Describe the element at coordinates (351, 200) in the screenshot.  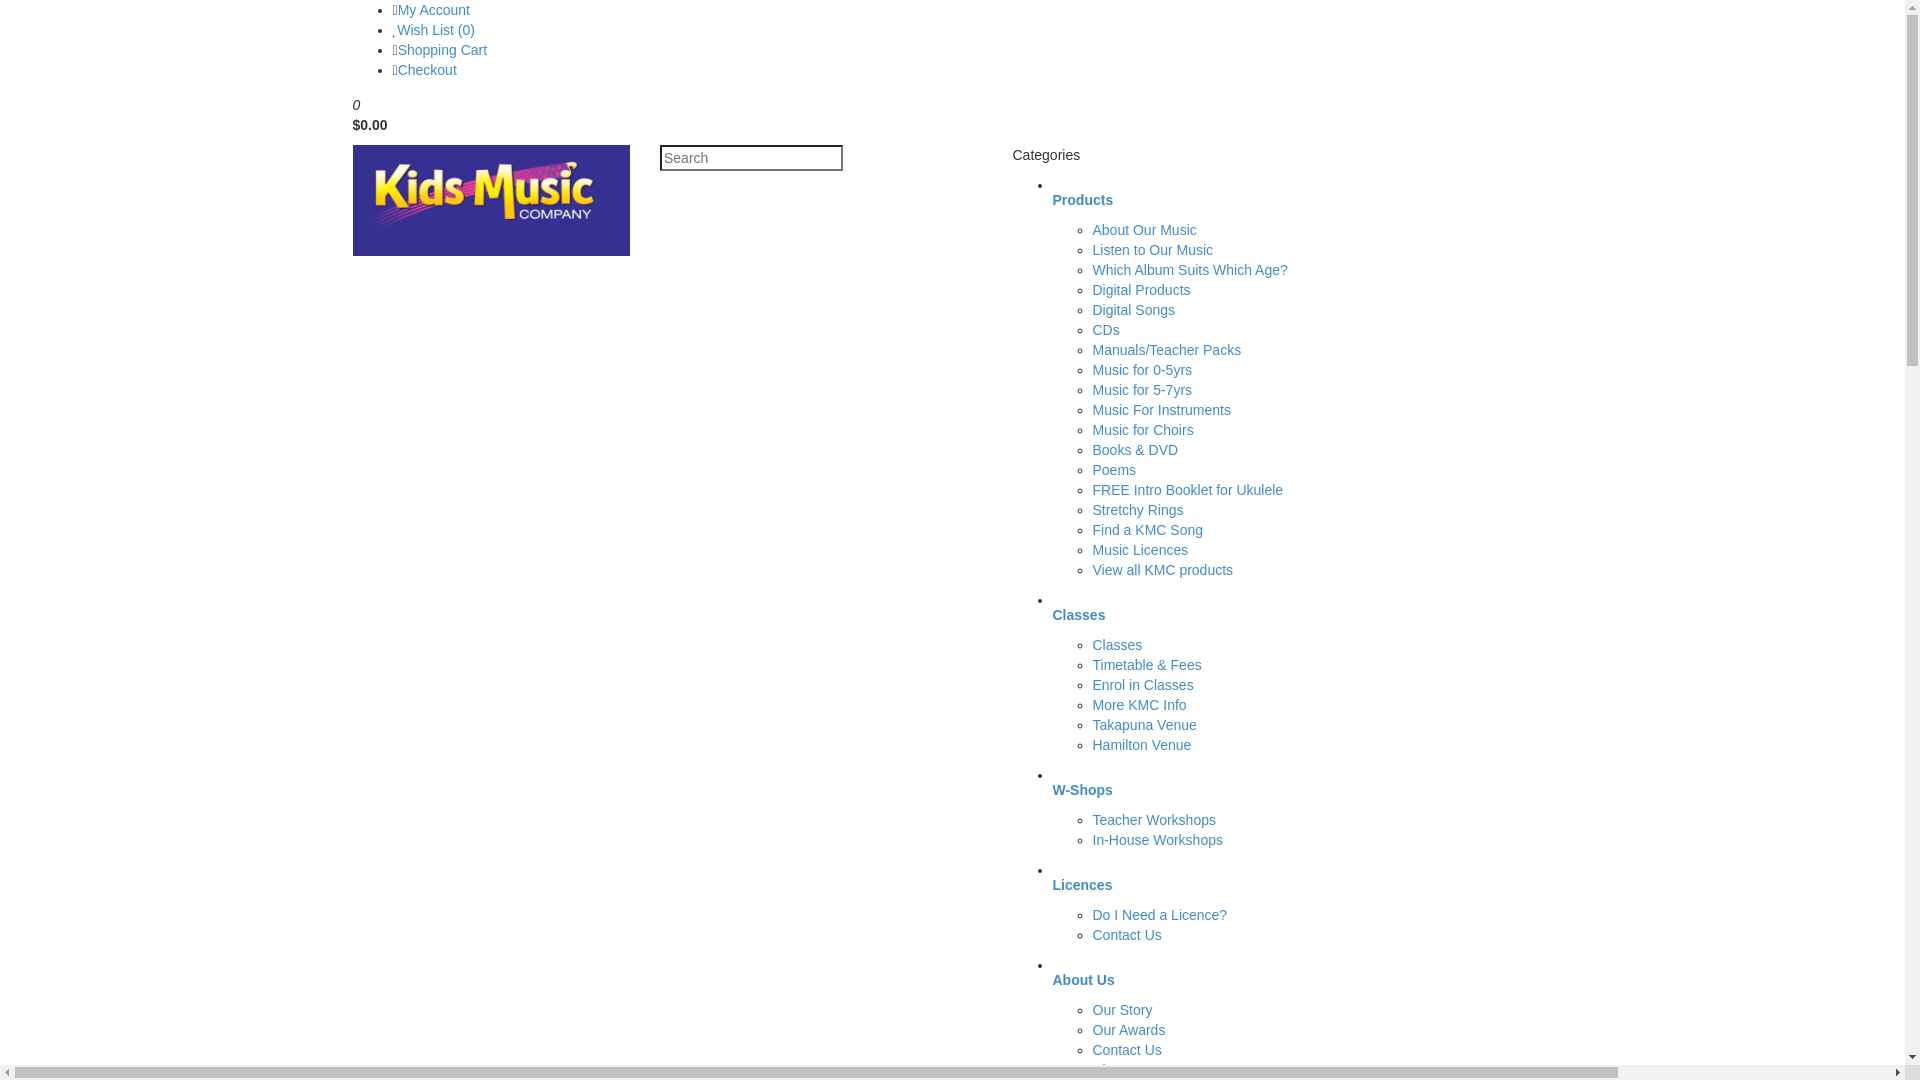
I see `'Kids Music Company - Online Shop'` at that location.